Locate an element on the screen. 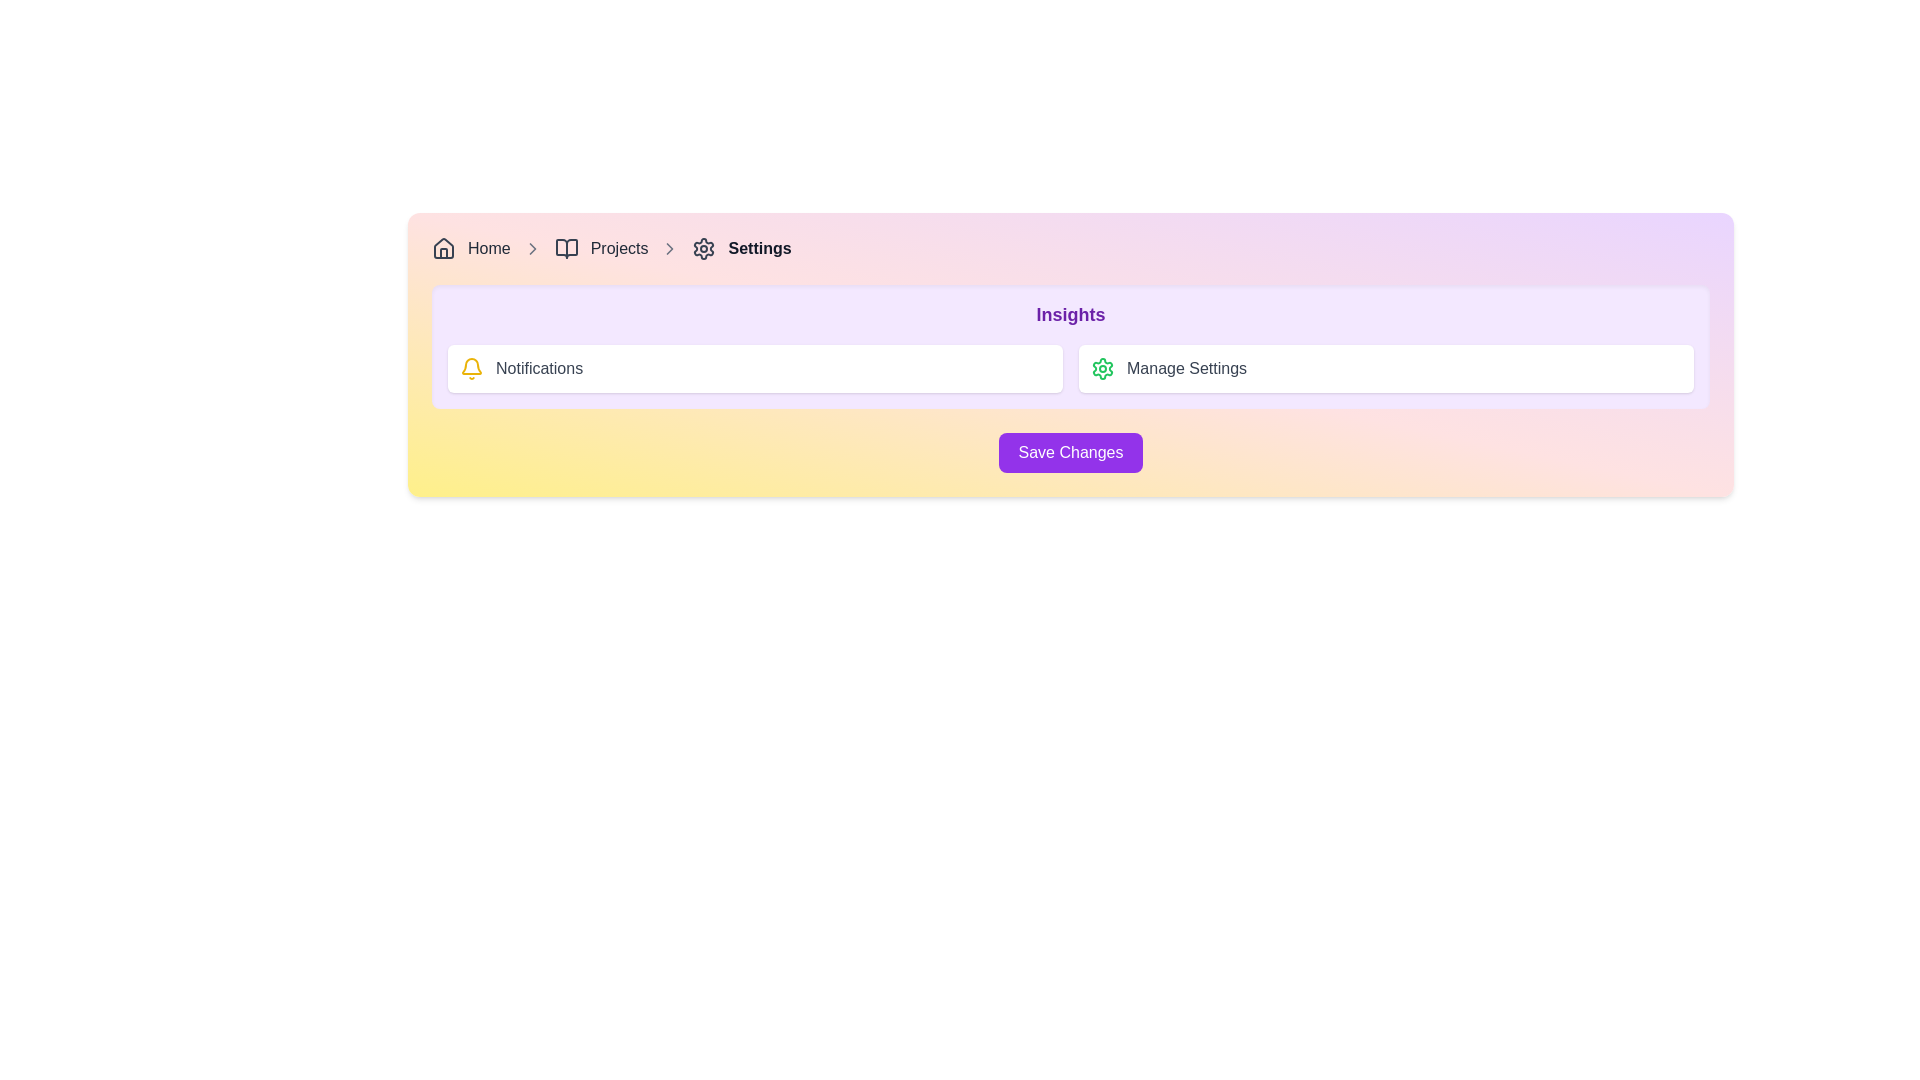 The image size is (1920, 1080). the navigation link that directs to the homepage, which is the second item is located at coordinates (489, 248).